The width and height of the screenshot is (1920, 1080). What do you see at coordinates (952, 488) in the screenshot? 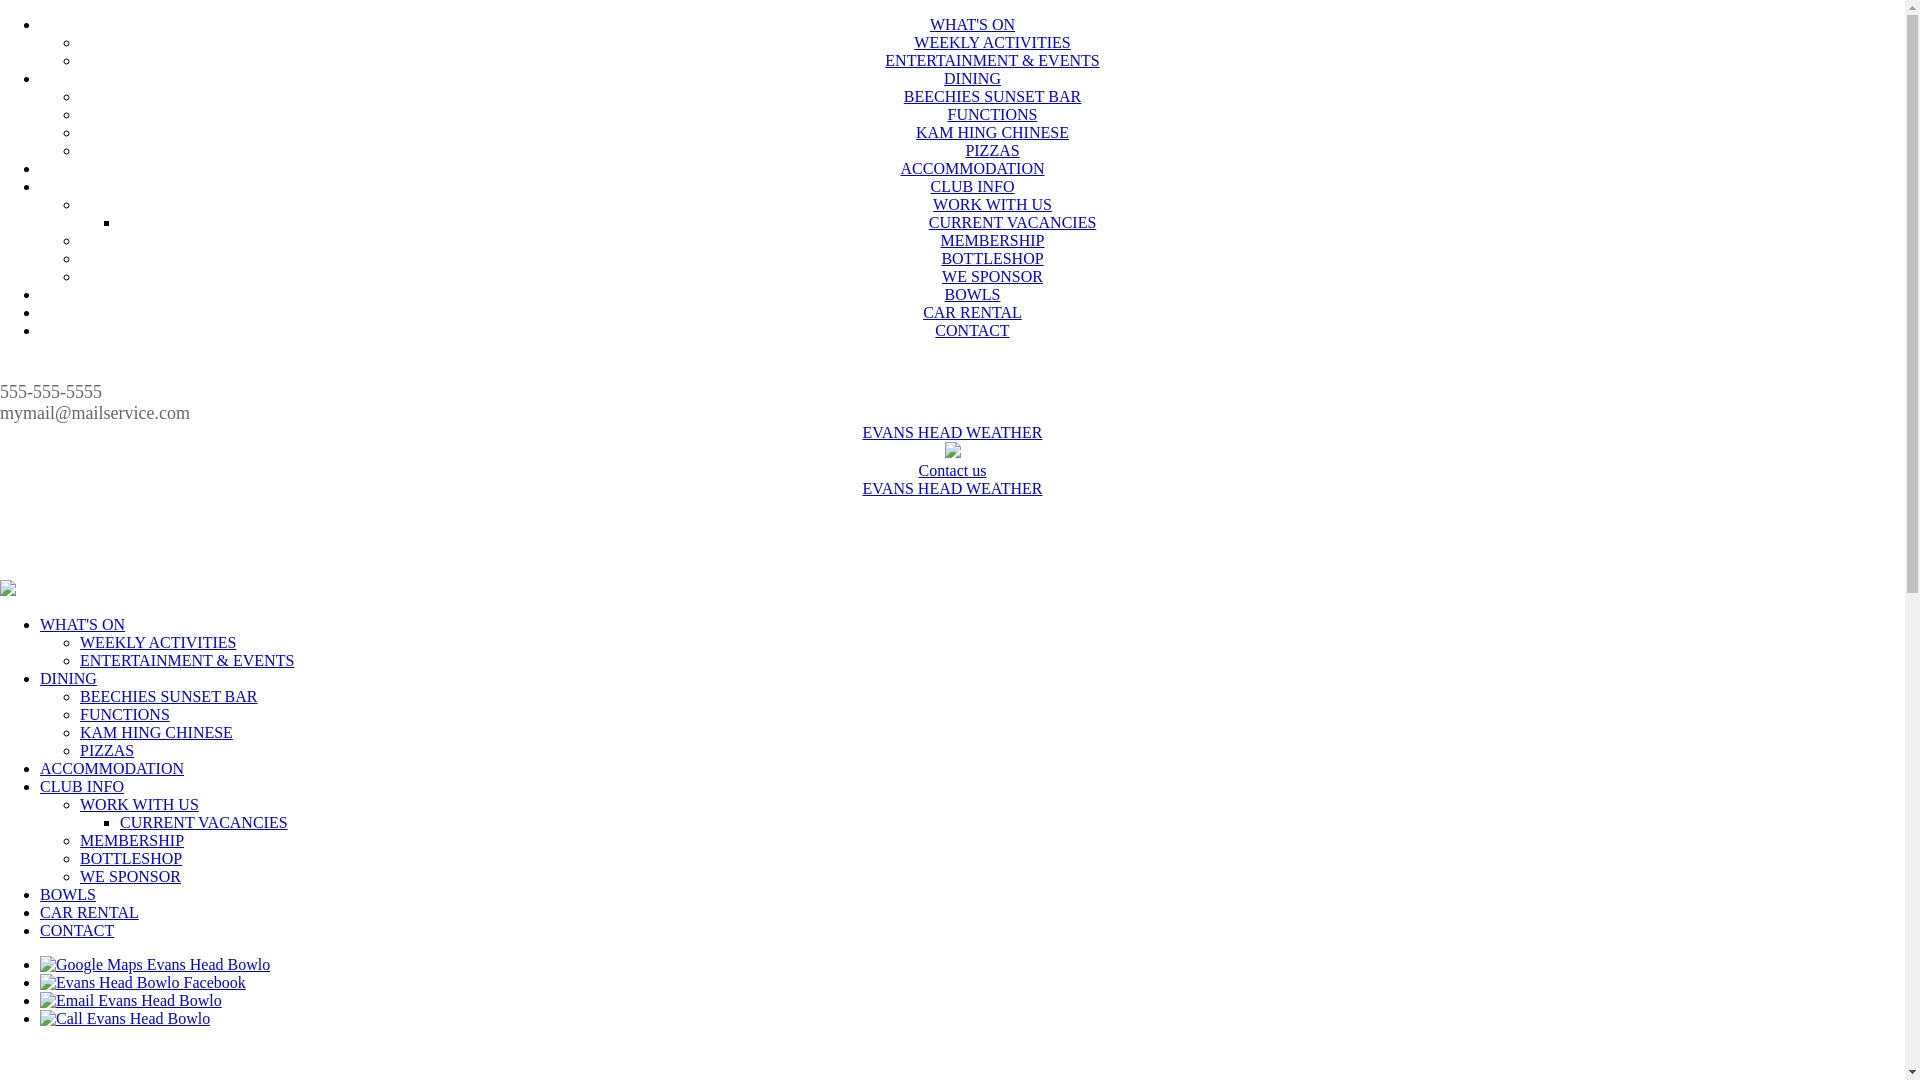
I see `'EVANS HEAD WEATHER'` at bounding box center [952, 488].